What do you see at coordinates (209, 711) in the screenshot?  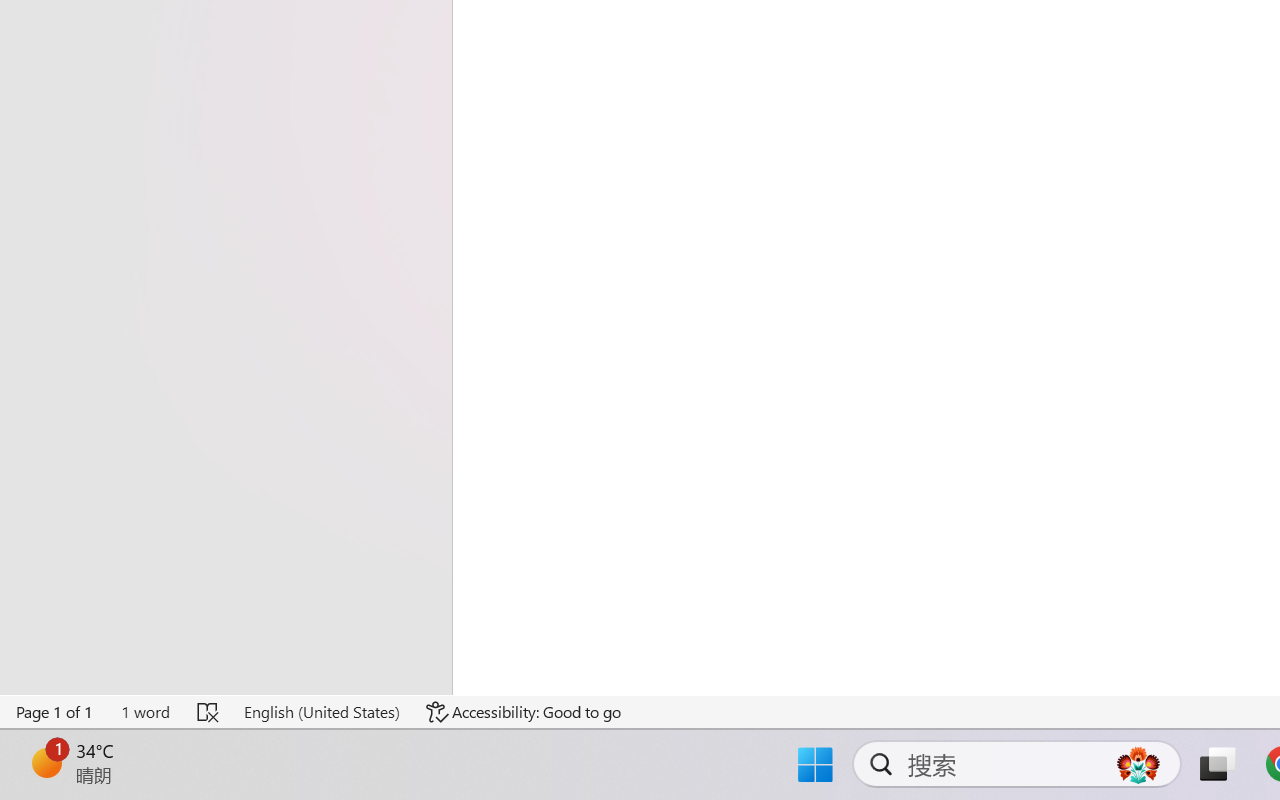 I see `'Spelling and Grammar Check Errors'` at bounding box center [209, 711].